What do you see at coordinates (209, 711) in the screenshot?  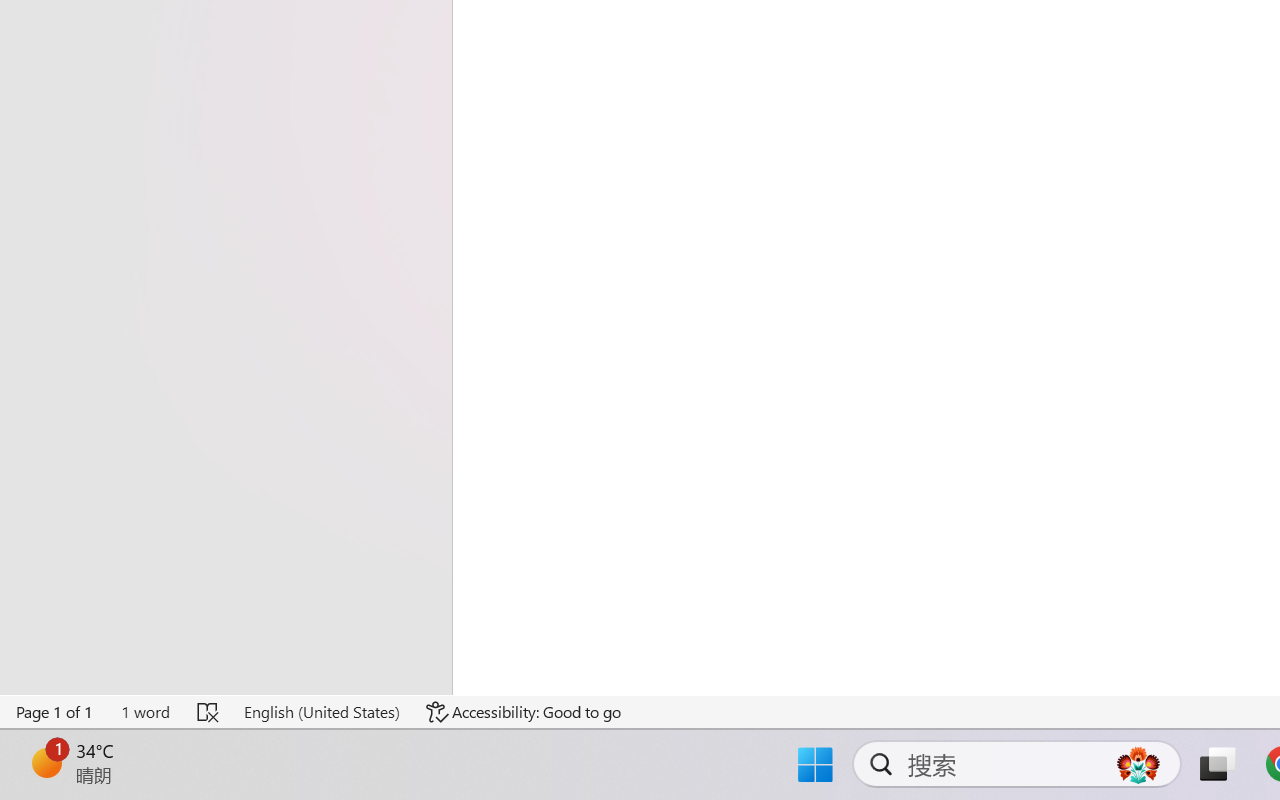 I see `'Spelling and Grammar Check Errors'` at bounding box center [209, 711].